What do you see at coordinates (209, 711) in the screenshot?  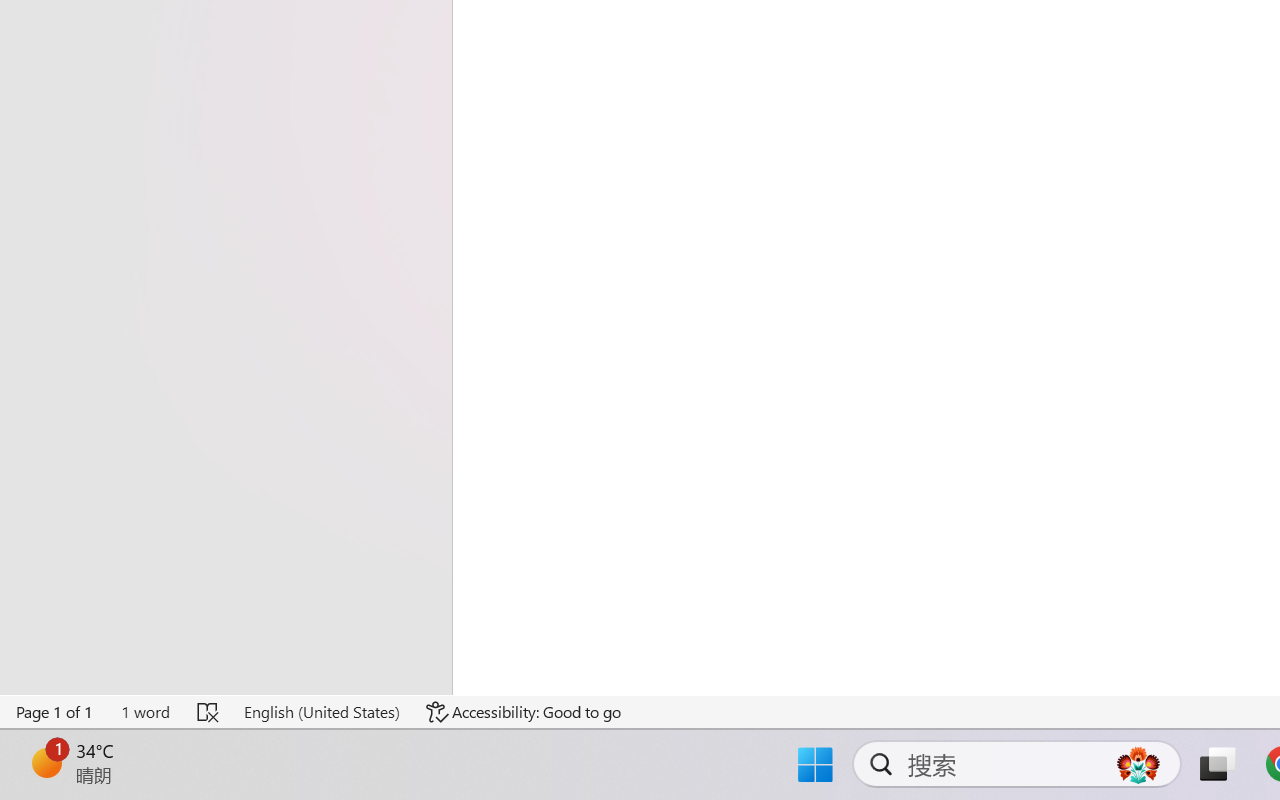 I see `'Spelling and Grammar Check Errors'` at bounding box center [209, 711].